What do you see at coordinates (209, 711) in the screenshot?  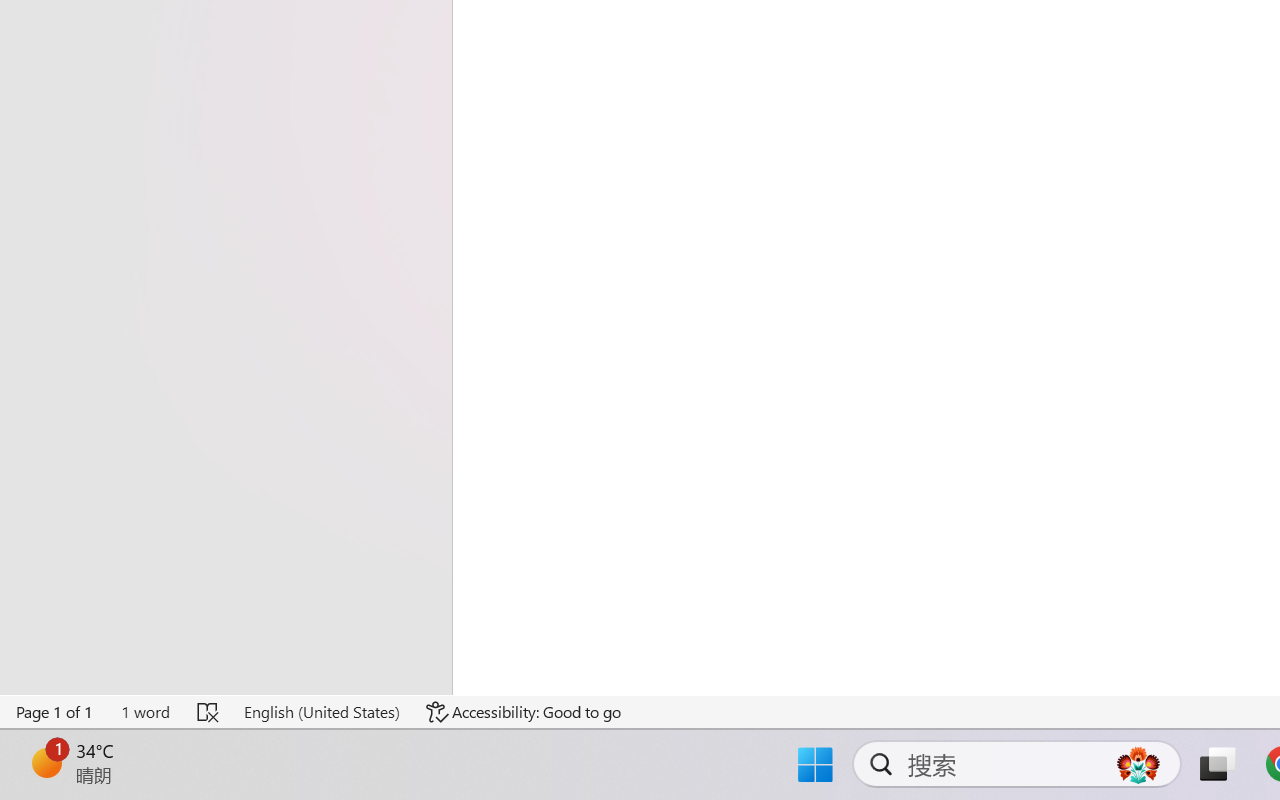 I see `'Spelling and Grammar Check Errors'` at bounding box center [209, 711].